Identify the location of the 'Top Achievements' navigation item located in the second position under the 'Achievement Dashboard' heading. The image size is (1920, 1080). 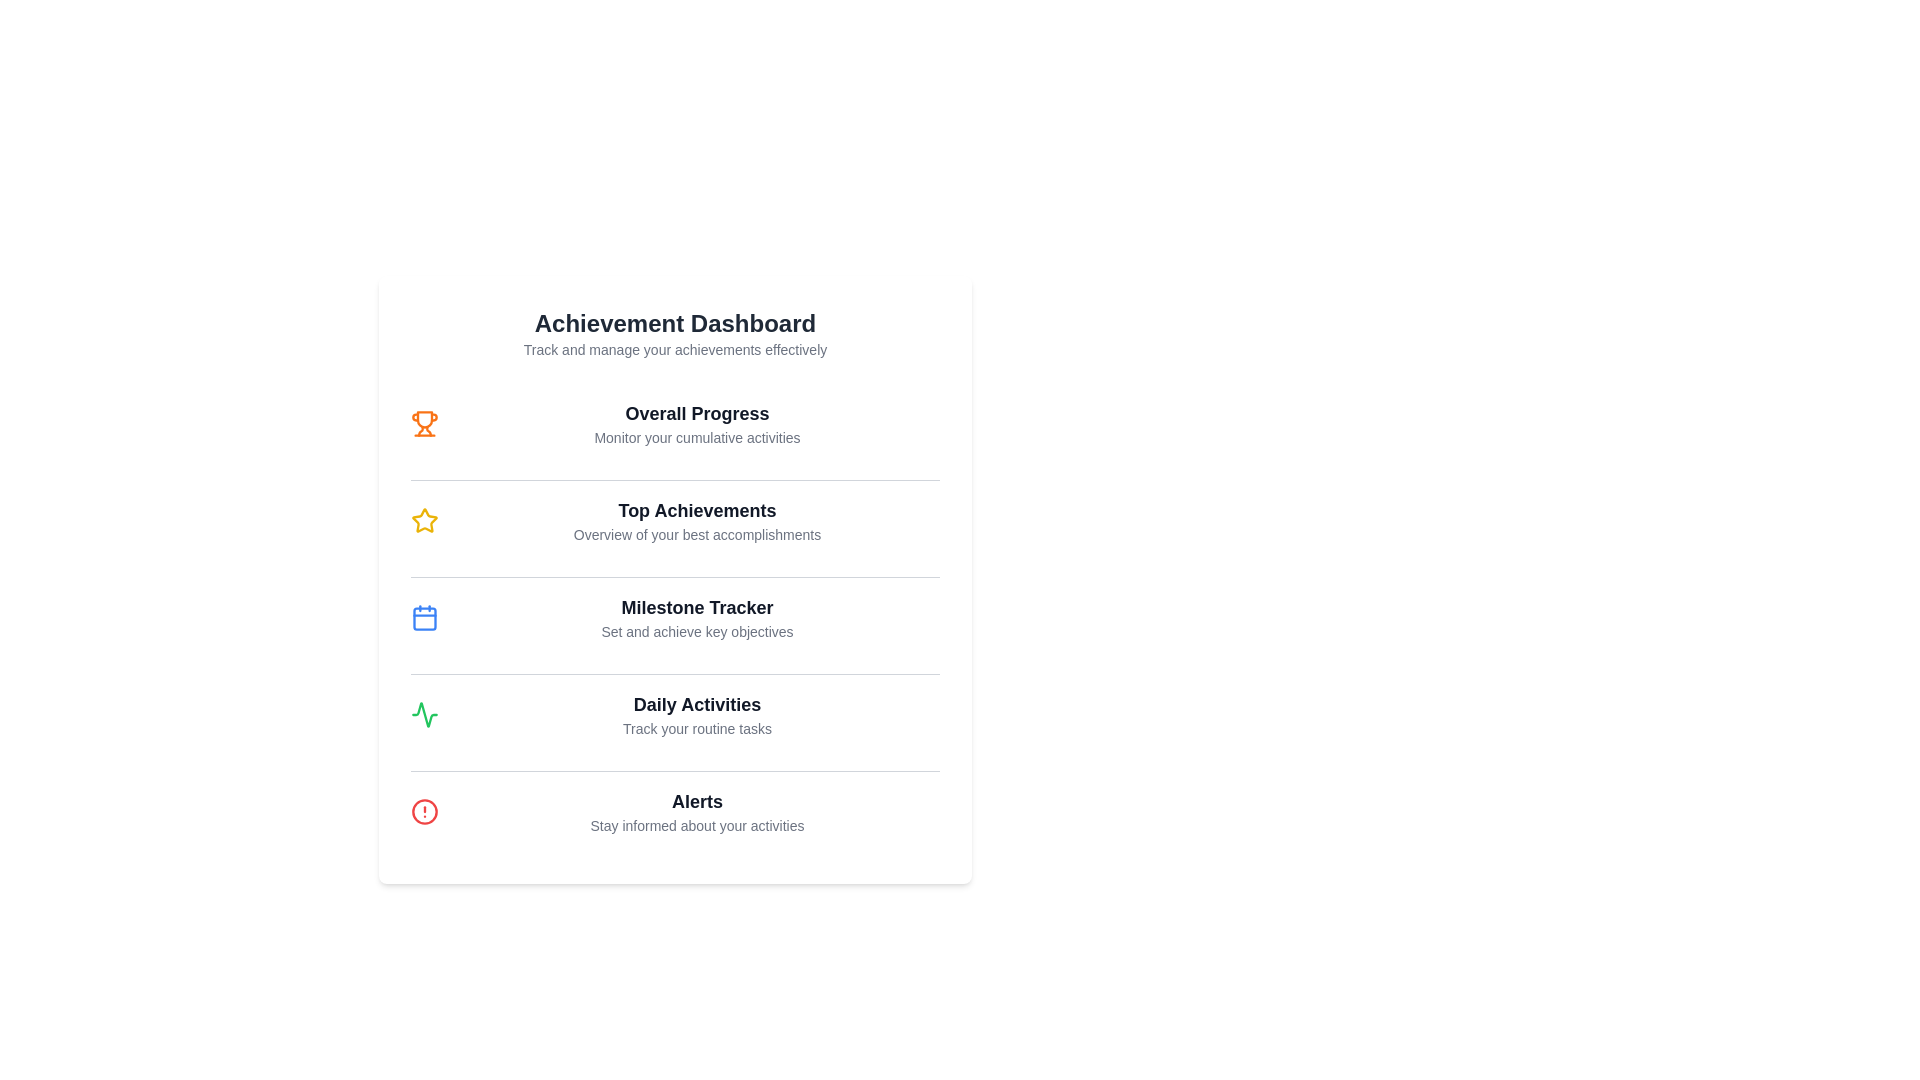
(675, 519).